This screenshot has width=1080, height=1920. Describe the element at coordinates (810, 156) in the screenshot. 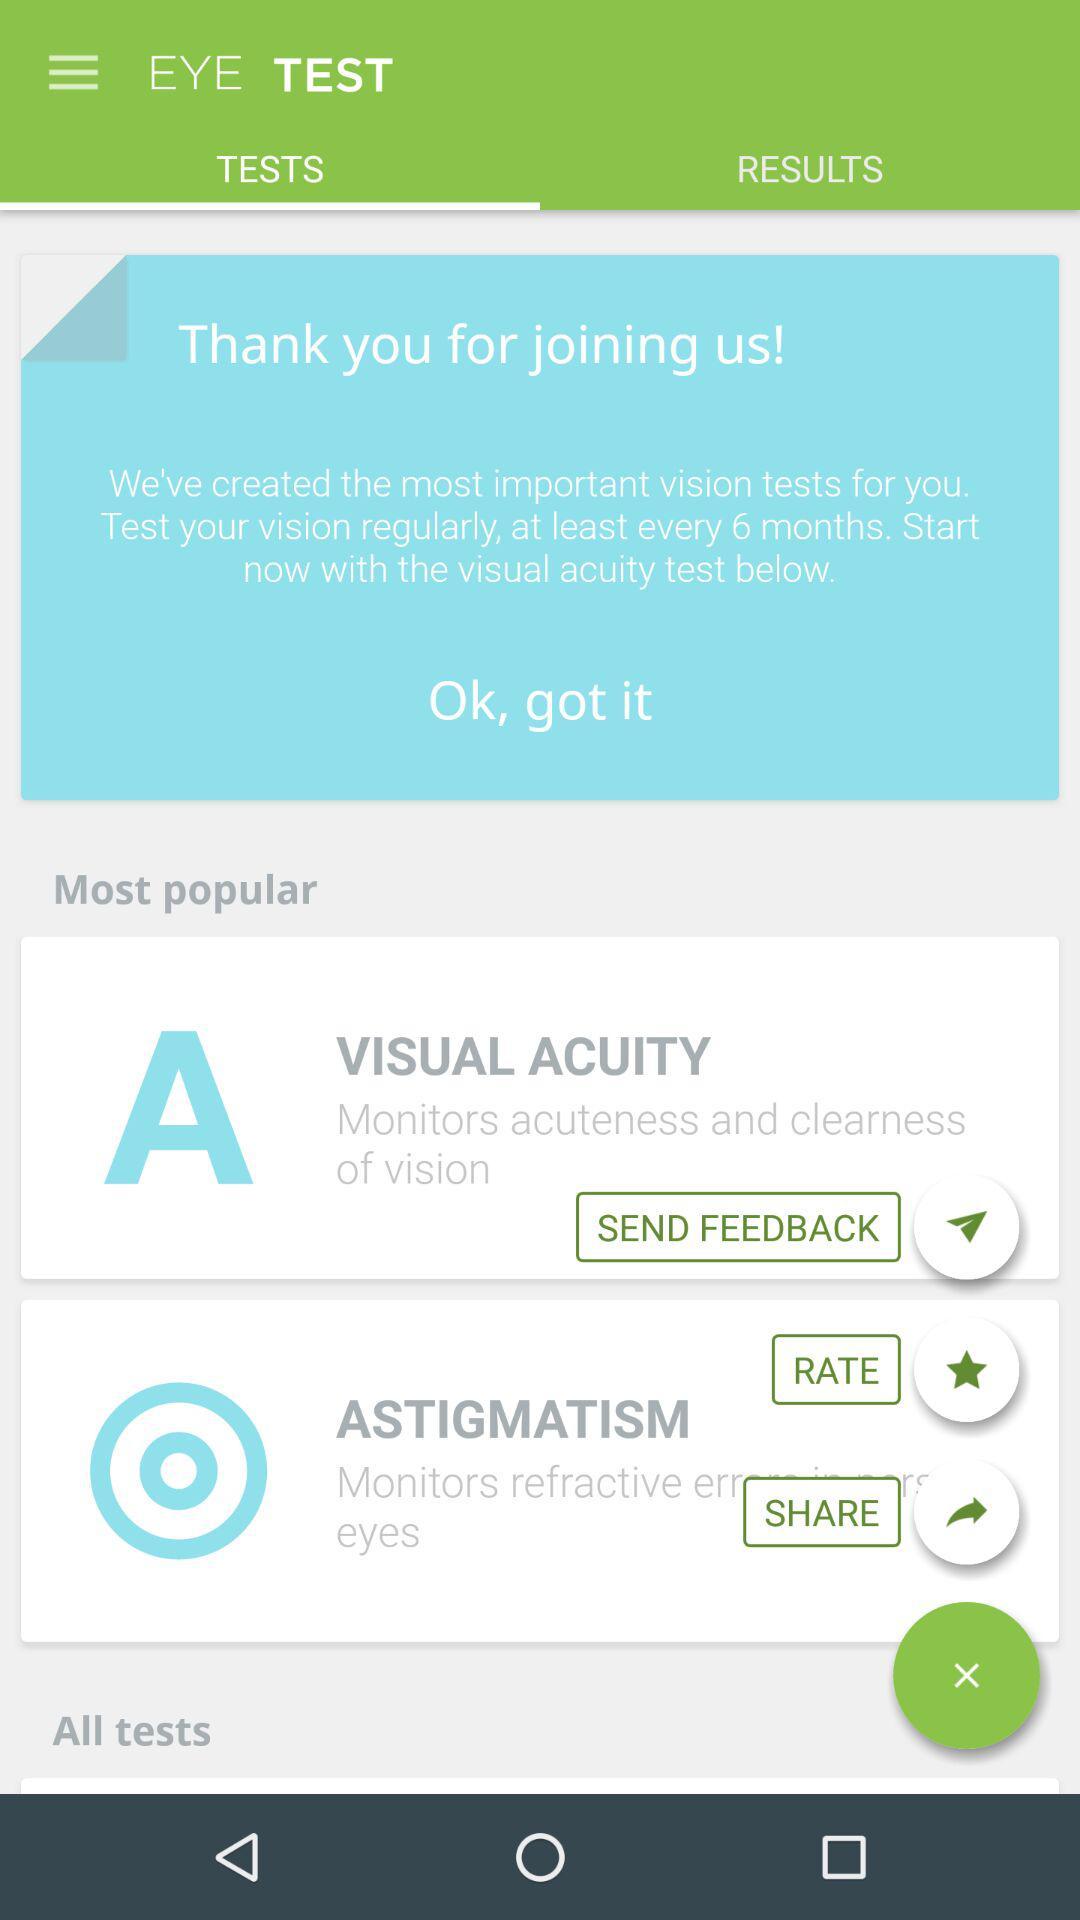

I see `the item at the top right corner` at that location.